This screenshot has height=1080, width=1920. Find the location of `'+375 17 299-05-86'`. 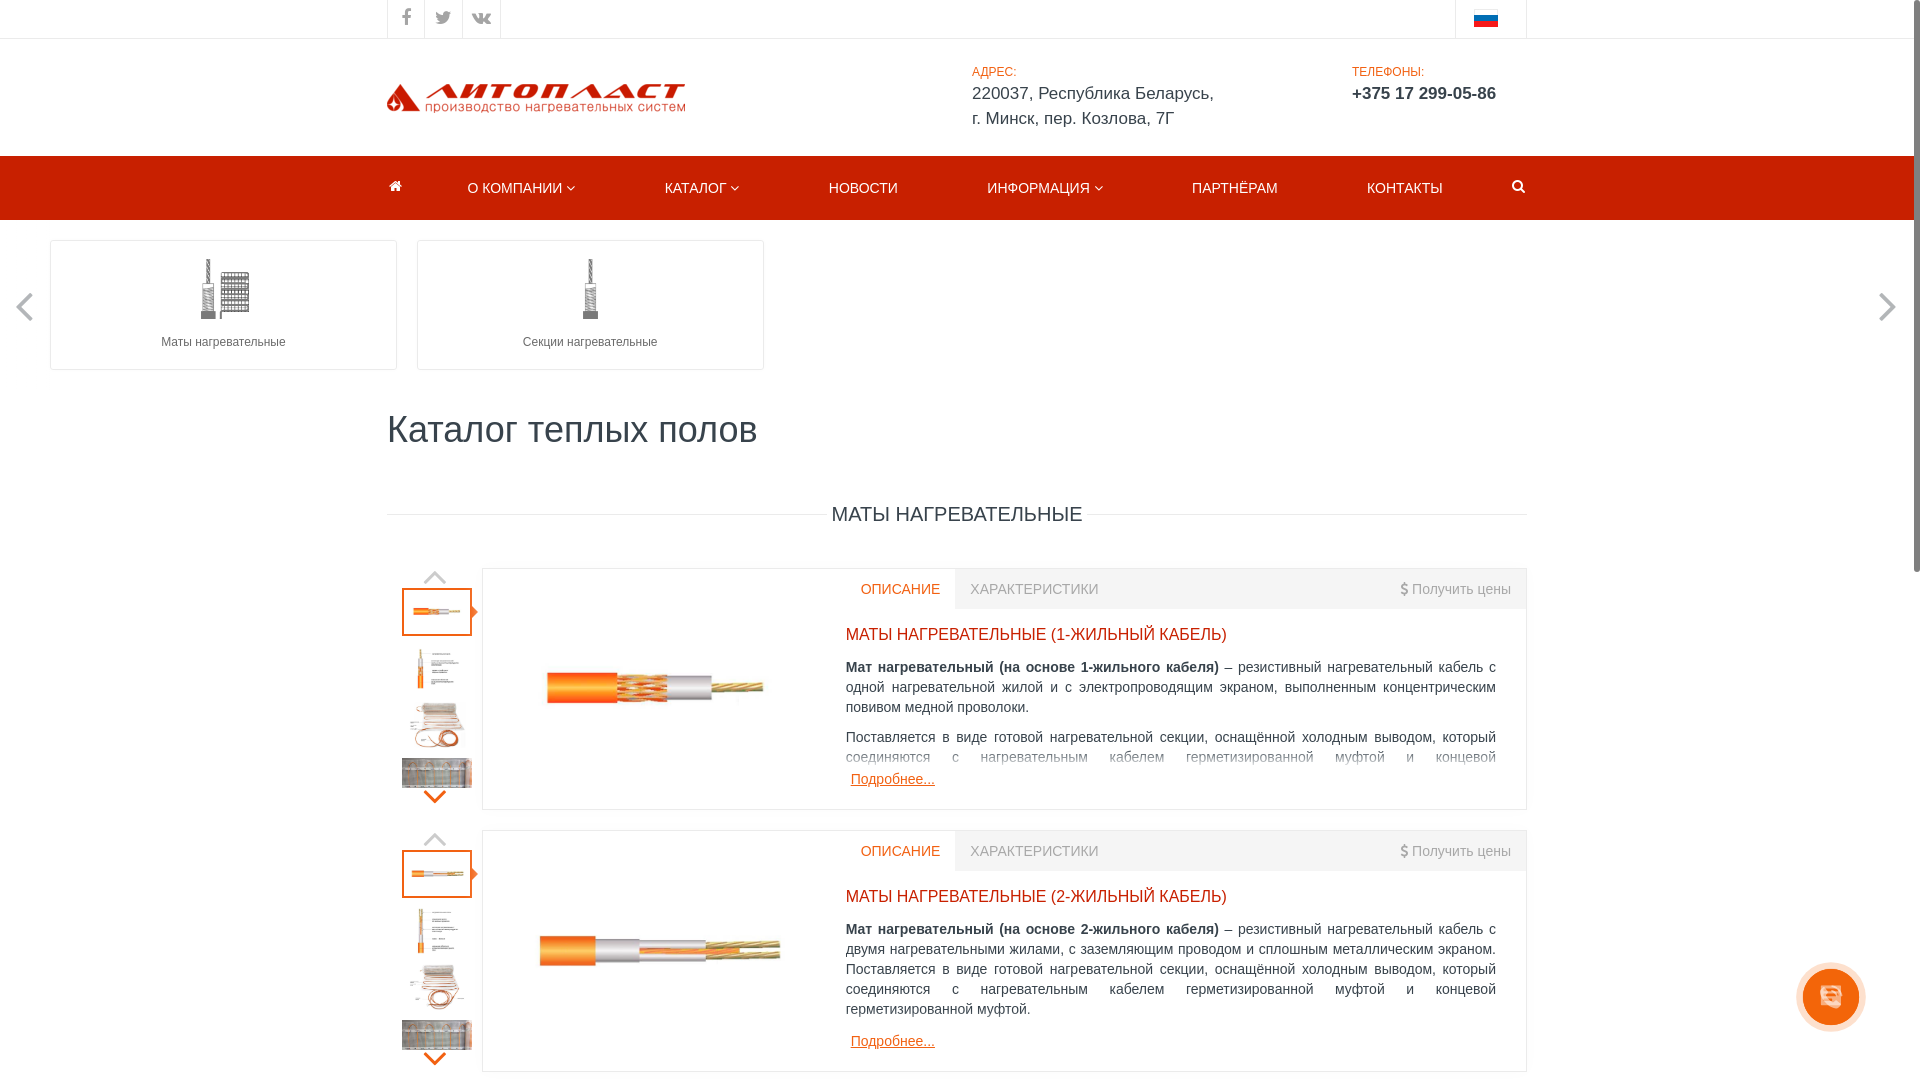

'+375 17 299-05-86' is located at coordinates (1430, 93).